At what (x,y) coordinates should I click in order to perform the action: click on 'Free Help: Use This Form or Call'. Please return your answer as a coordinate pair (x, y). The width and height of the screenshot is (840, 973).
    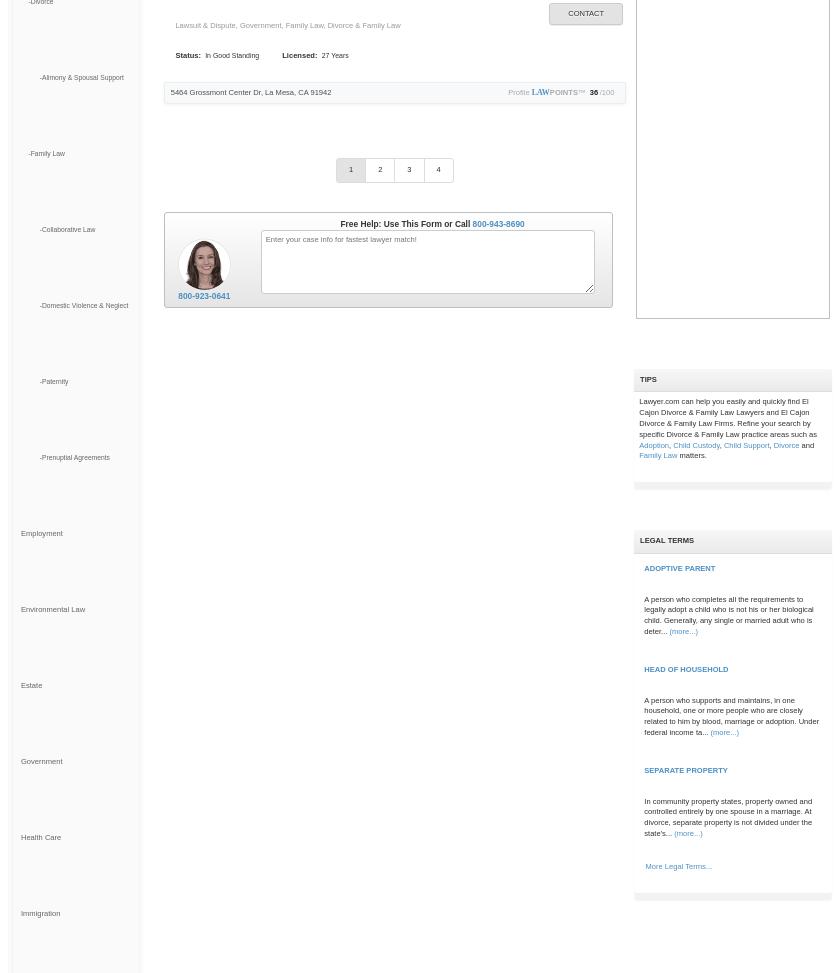
    Looking at the image, I should click on (405, 222).